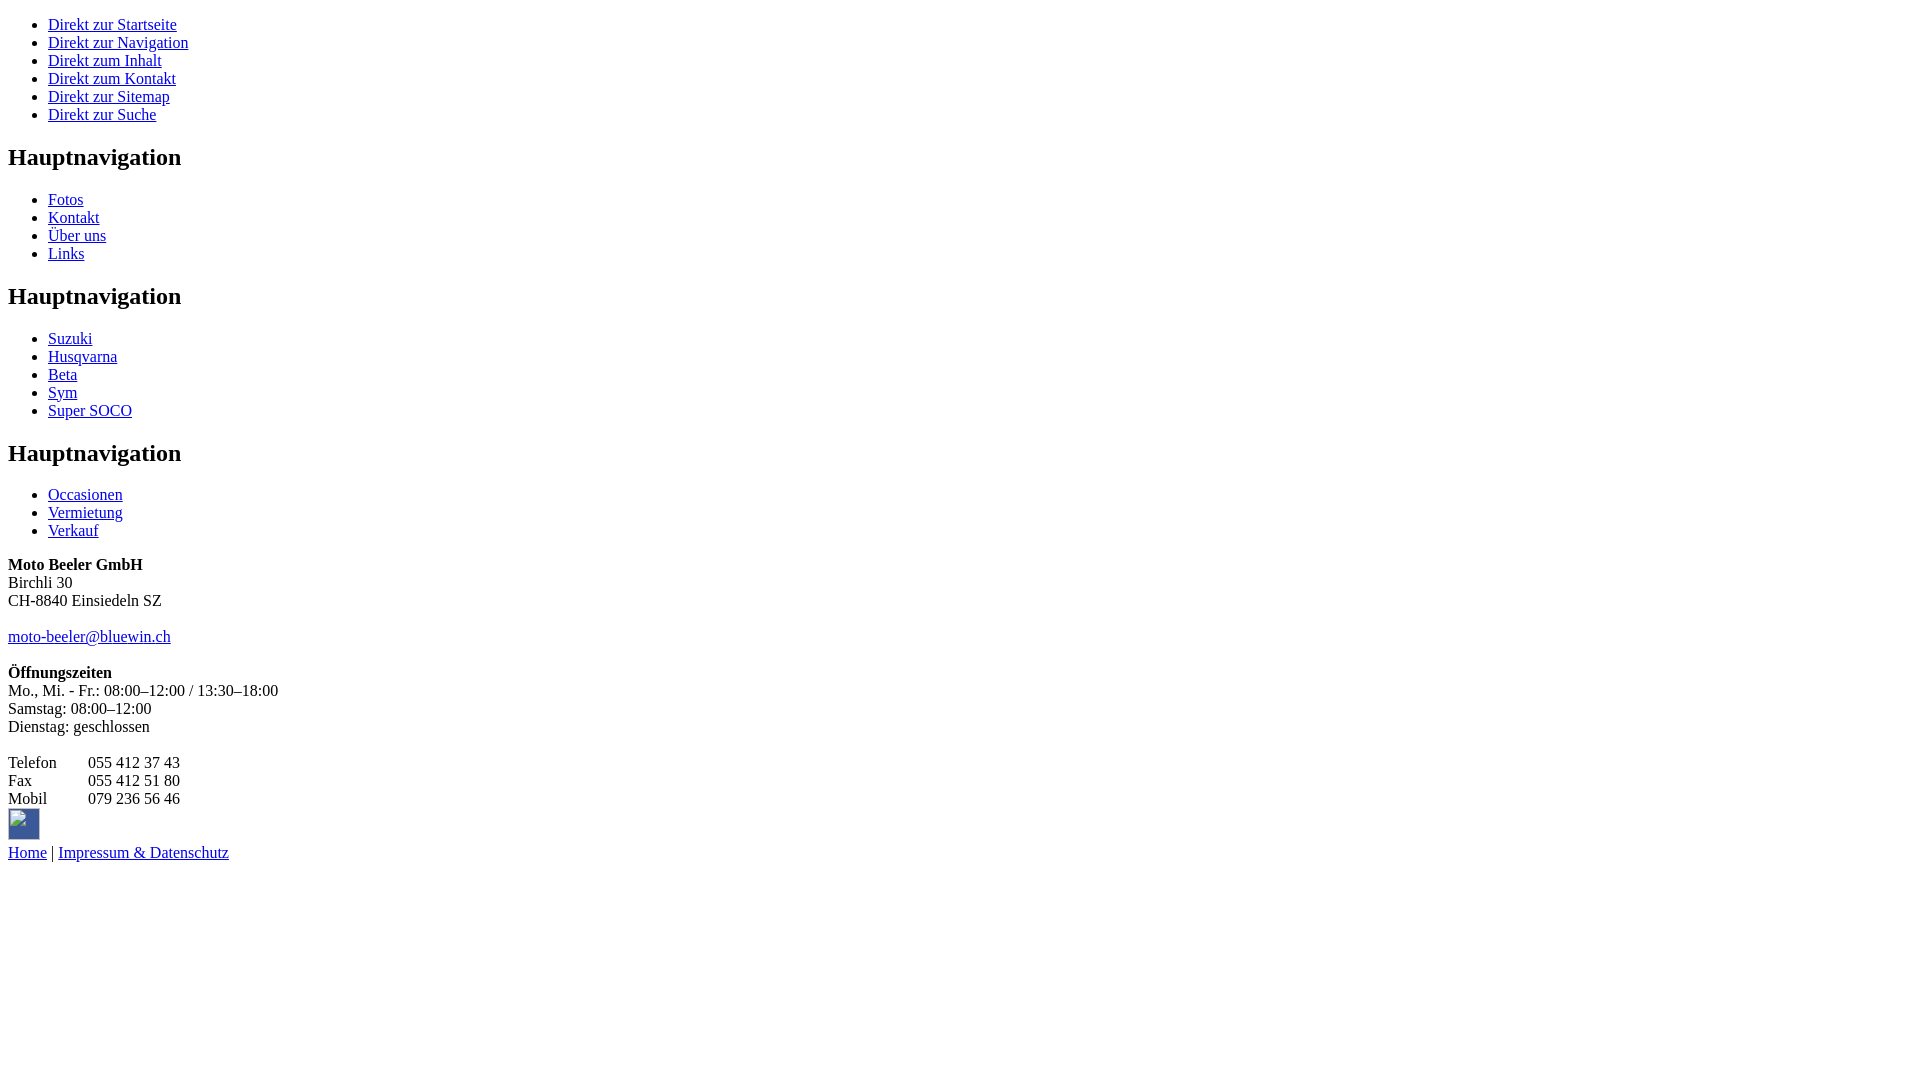  Describe the element at coordinates (100, 114) in the screenshot. I see `'Direkt zur Suche'` at that location.